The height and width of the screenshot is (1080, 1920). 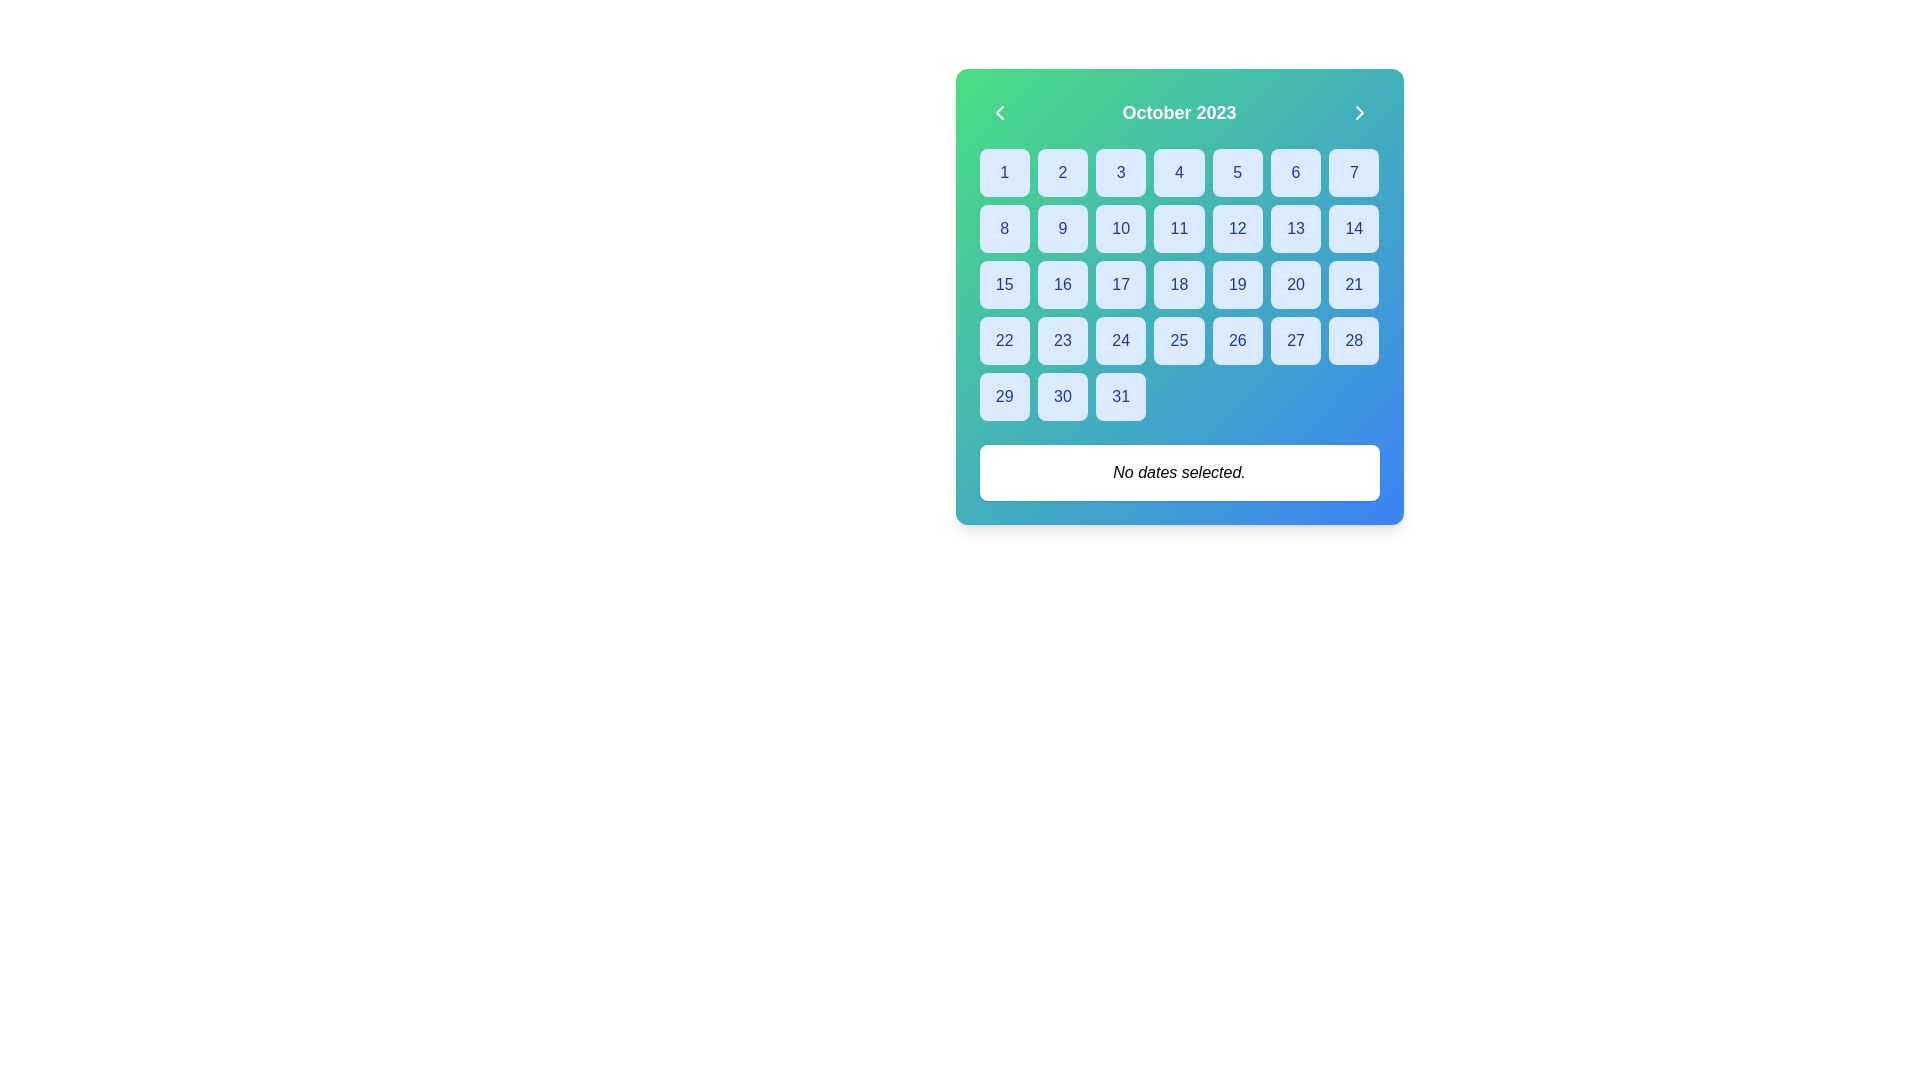 What do you see at coordinates (1061, 285) in the screenshot?
I see `the selectable date button located in the fourth row and second column of the calendar interface` at bounding box center [1061, 285].